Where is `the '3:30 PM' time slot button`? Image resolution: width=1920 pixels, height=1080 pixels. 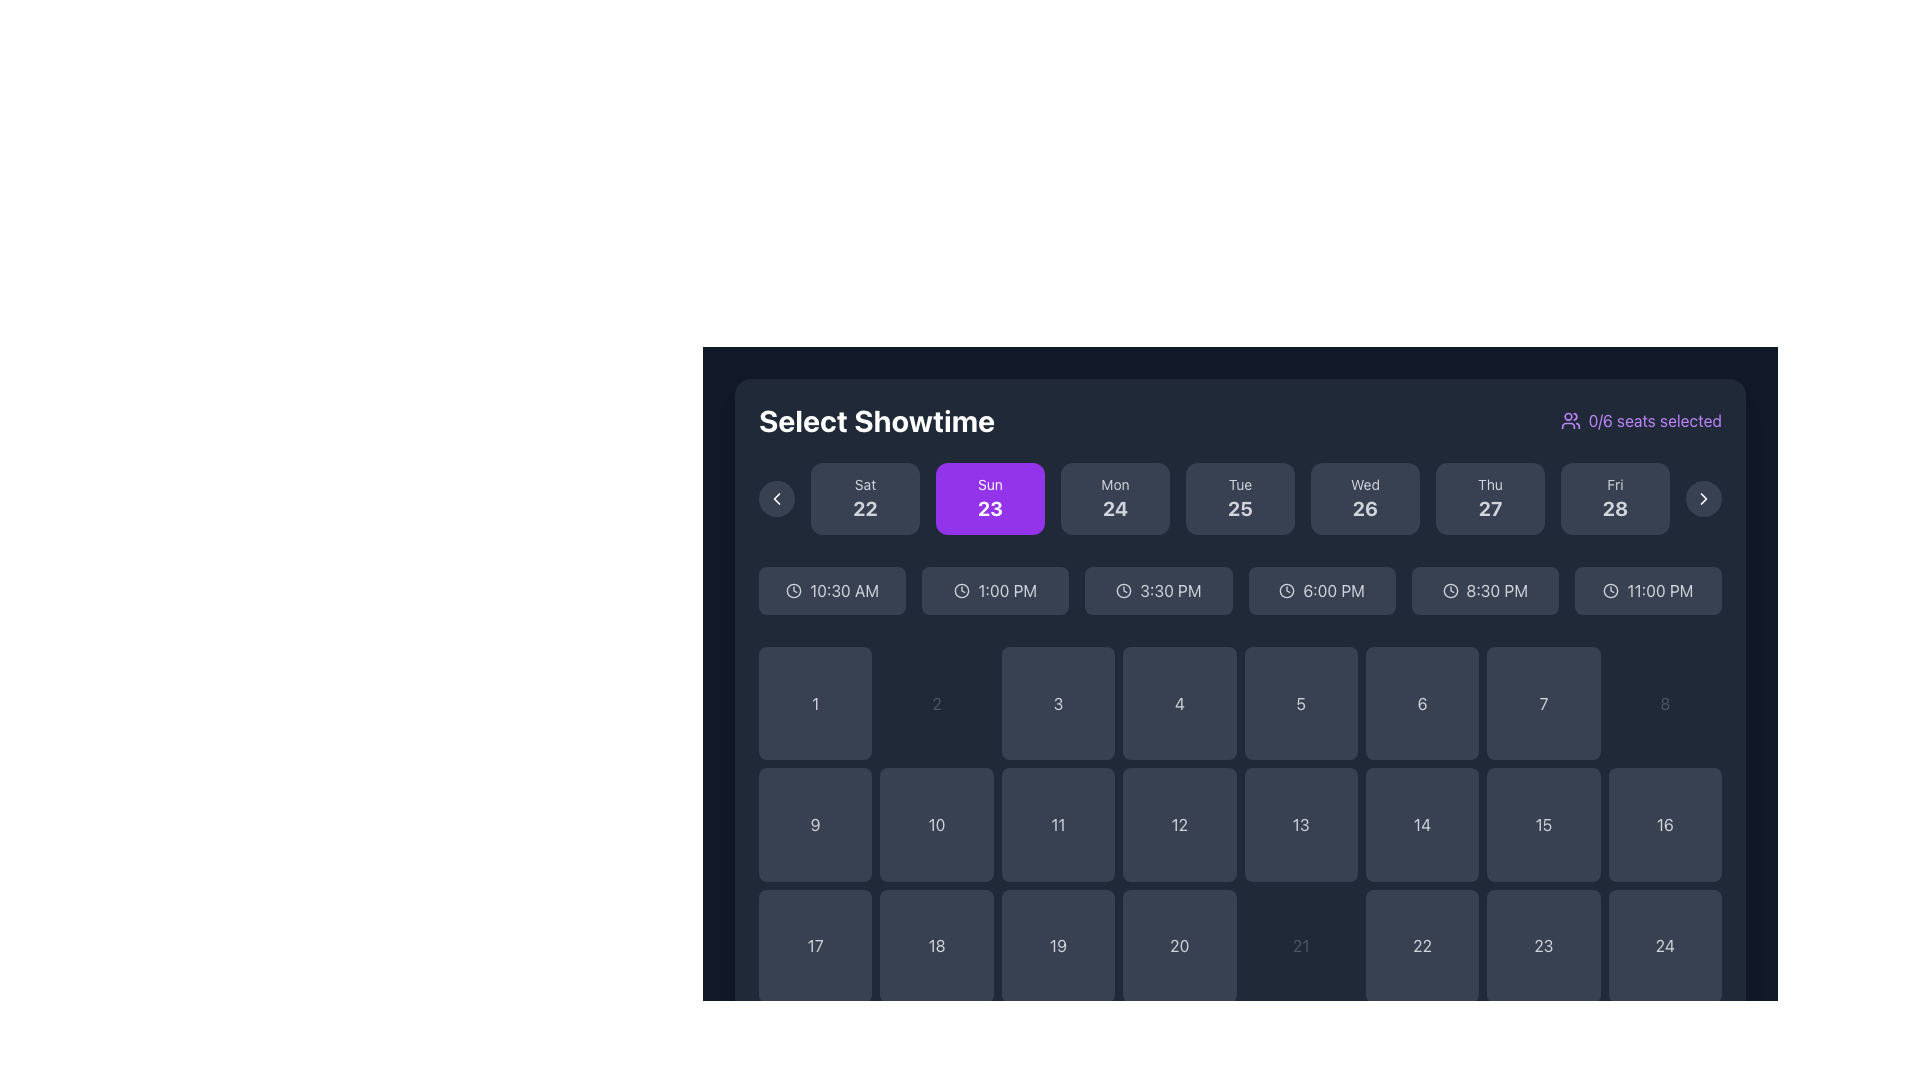 the '3:30 PM' time slot button is located at coordinates (1170, 589).